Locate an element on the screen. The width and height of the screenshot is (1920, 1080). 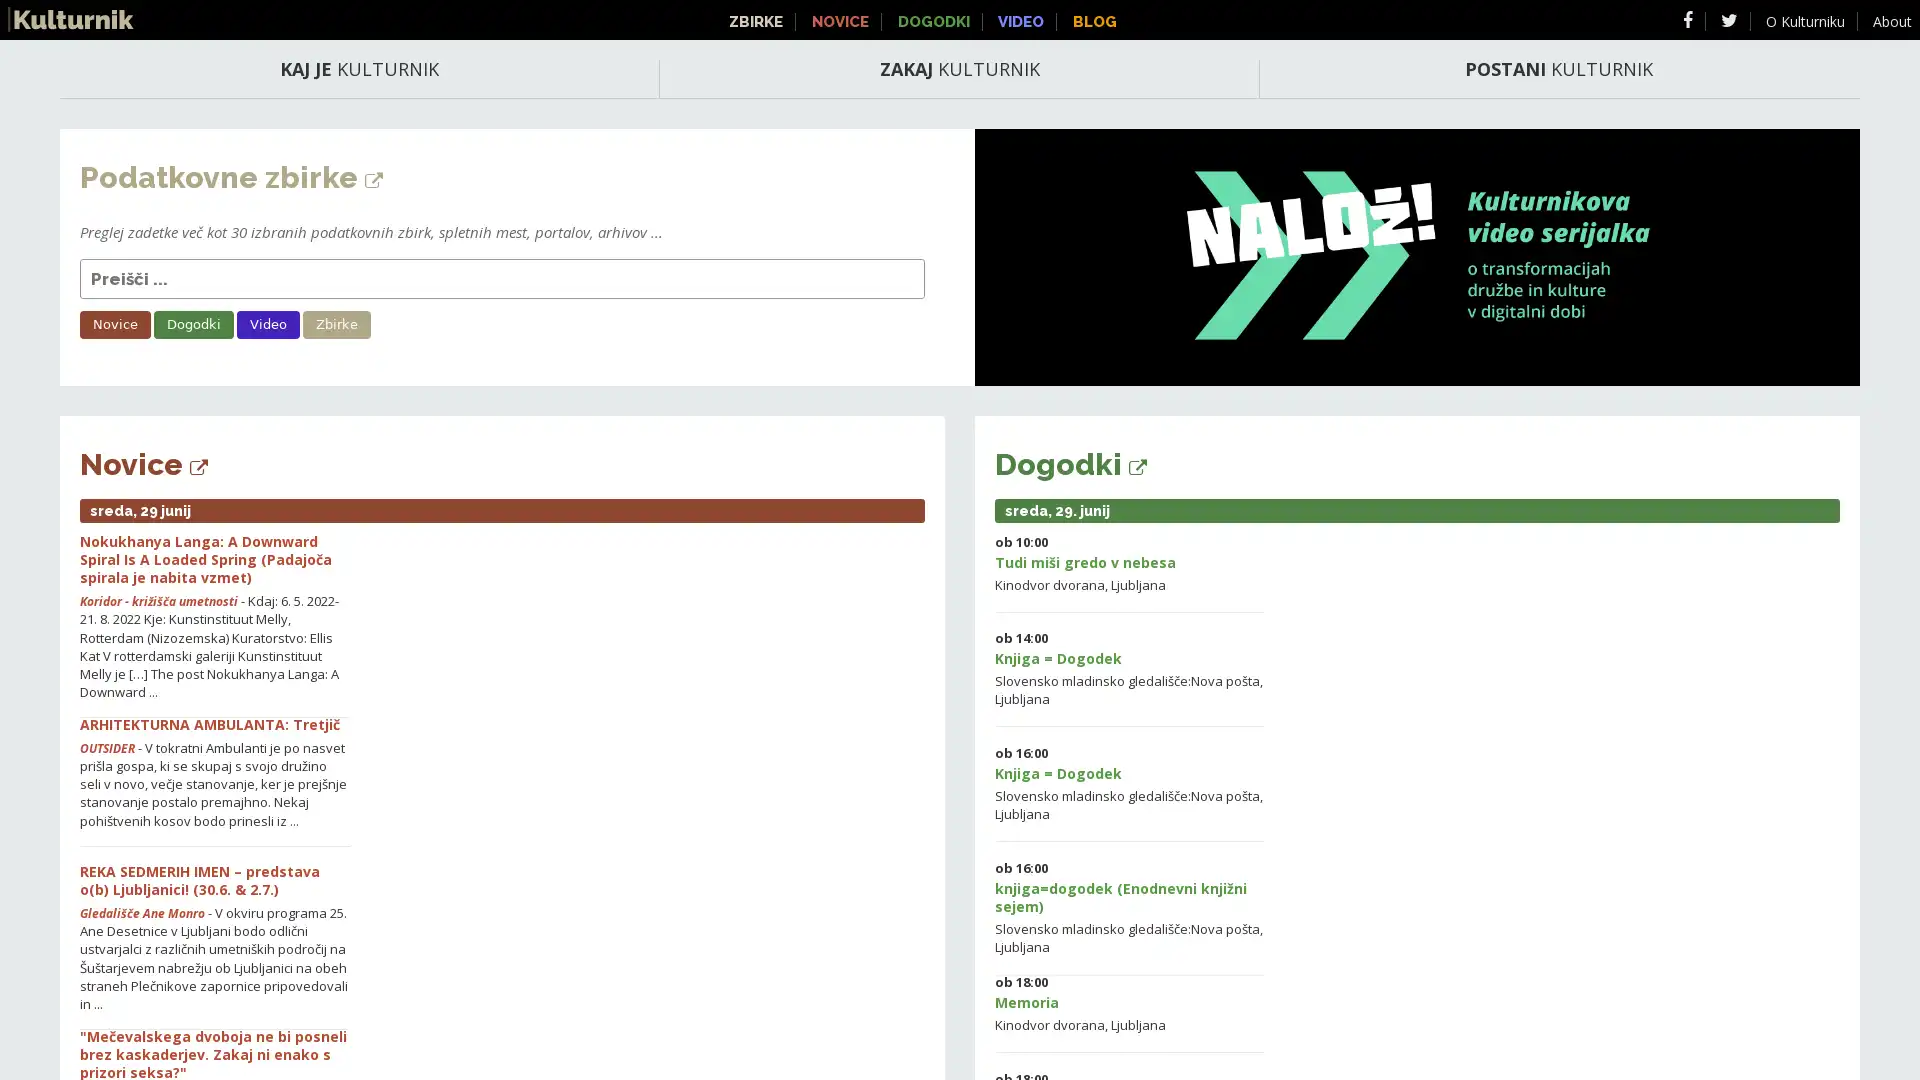
Video is located at coordinates (267, 323).